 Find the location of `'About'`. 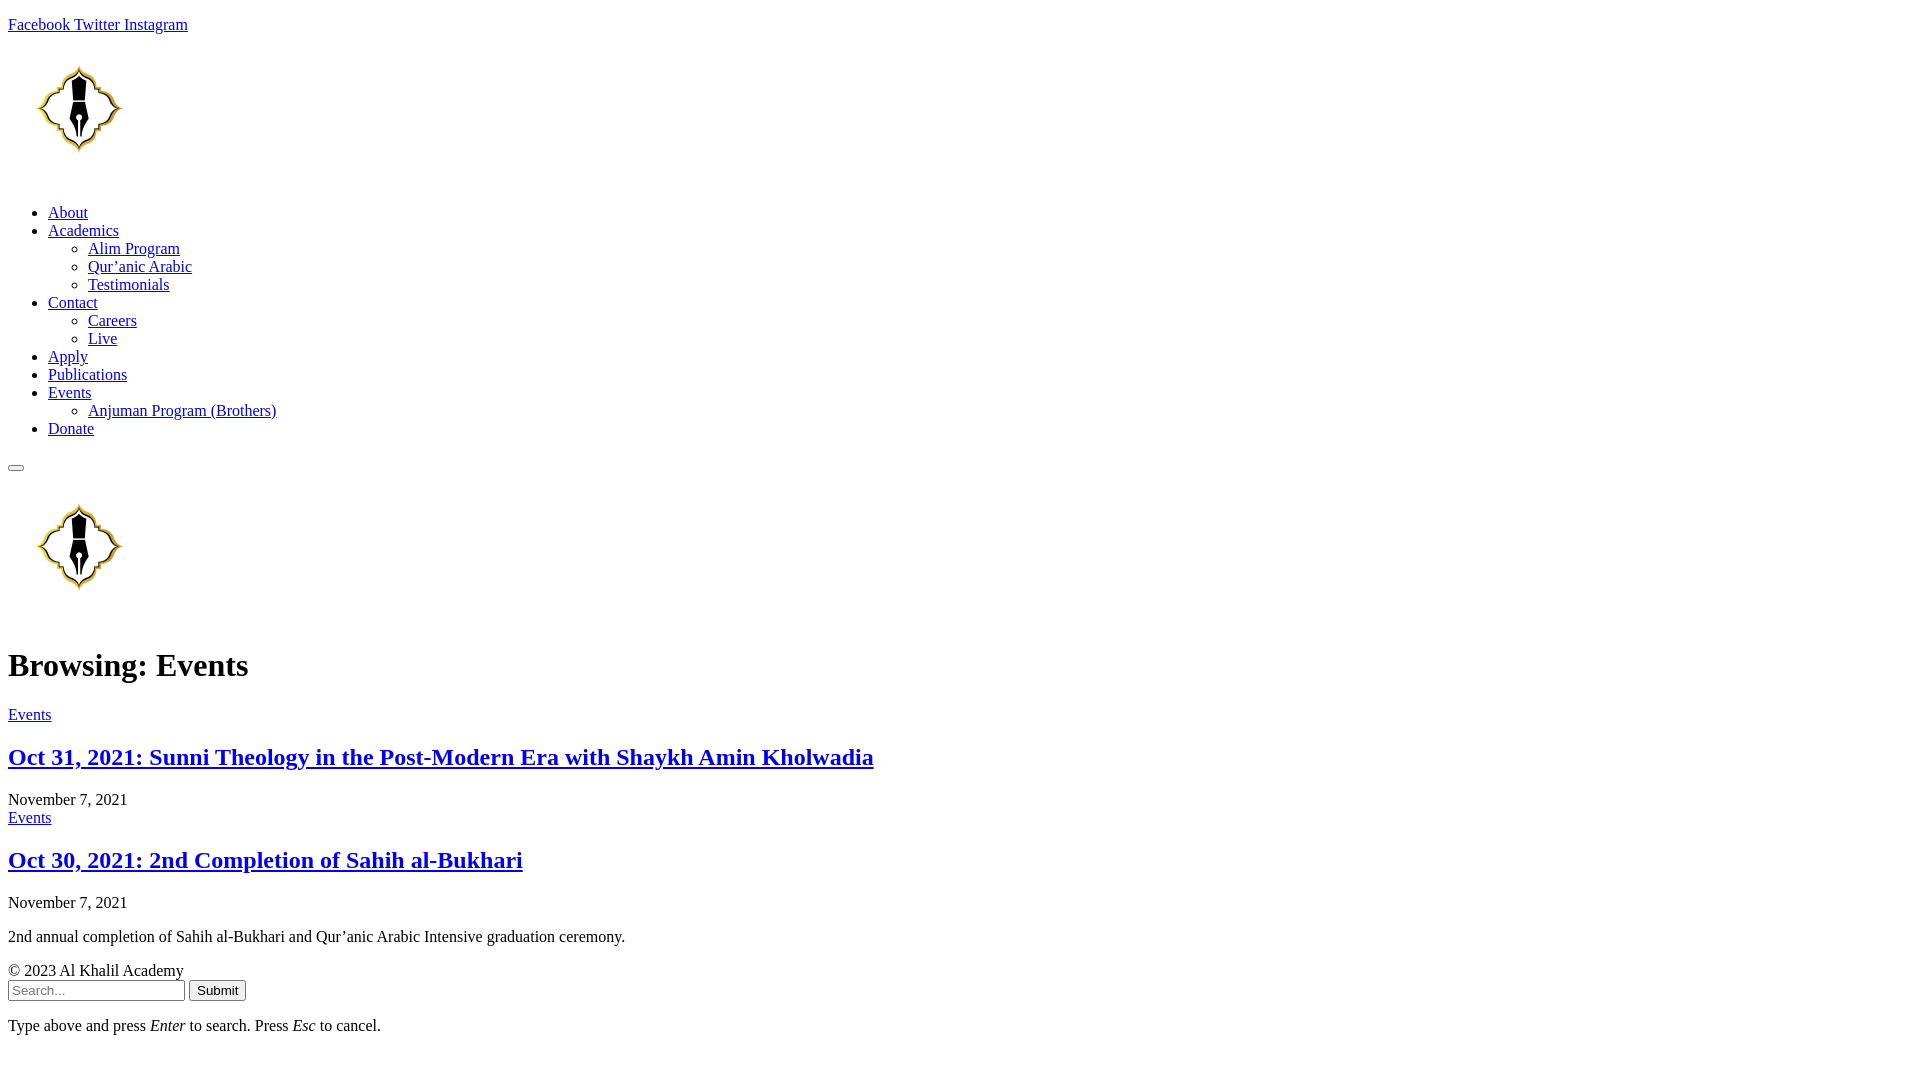

'About' is located at coordinates (67, 212).